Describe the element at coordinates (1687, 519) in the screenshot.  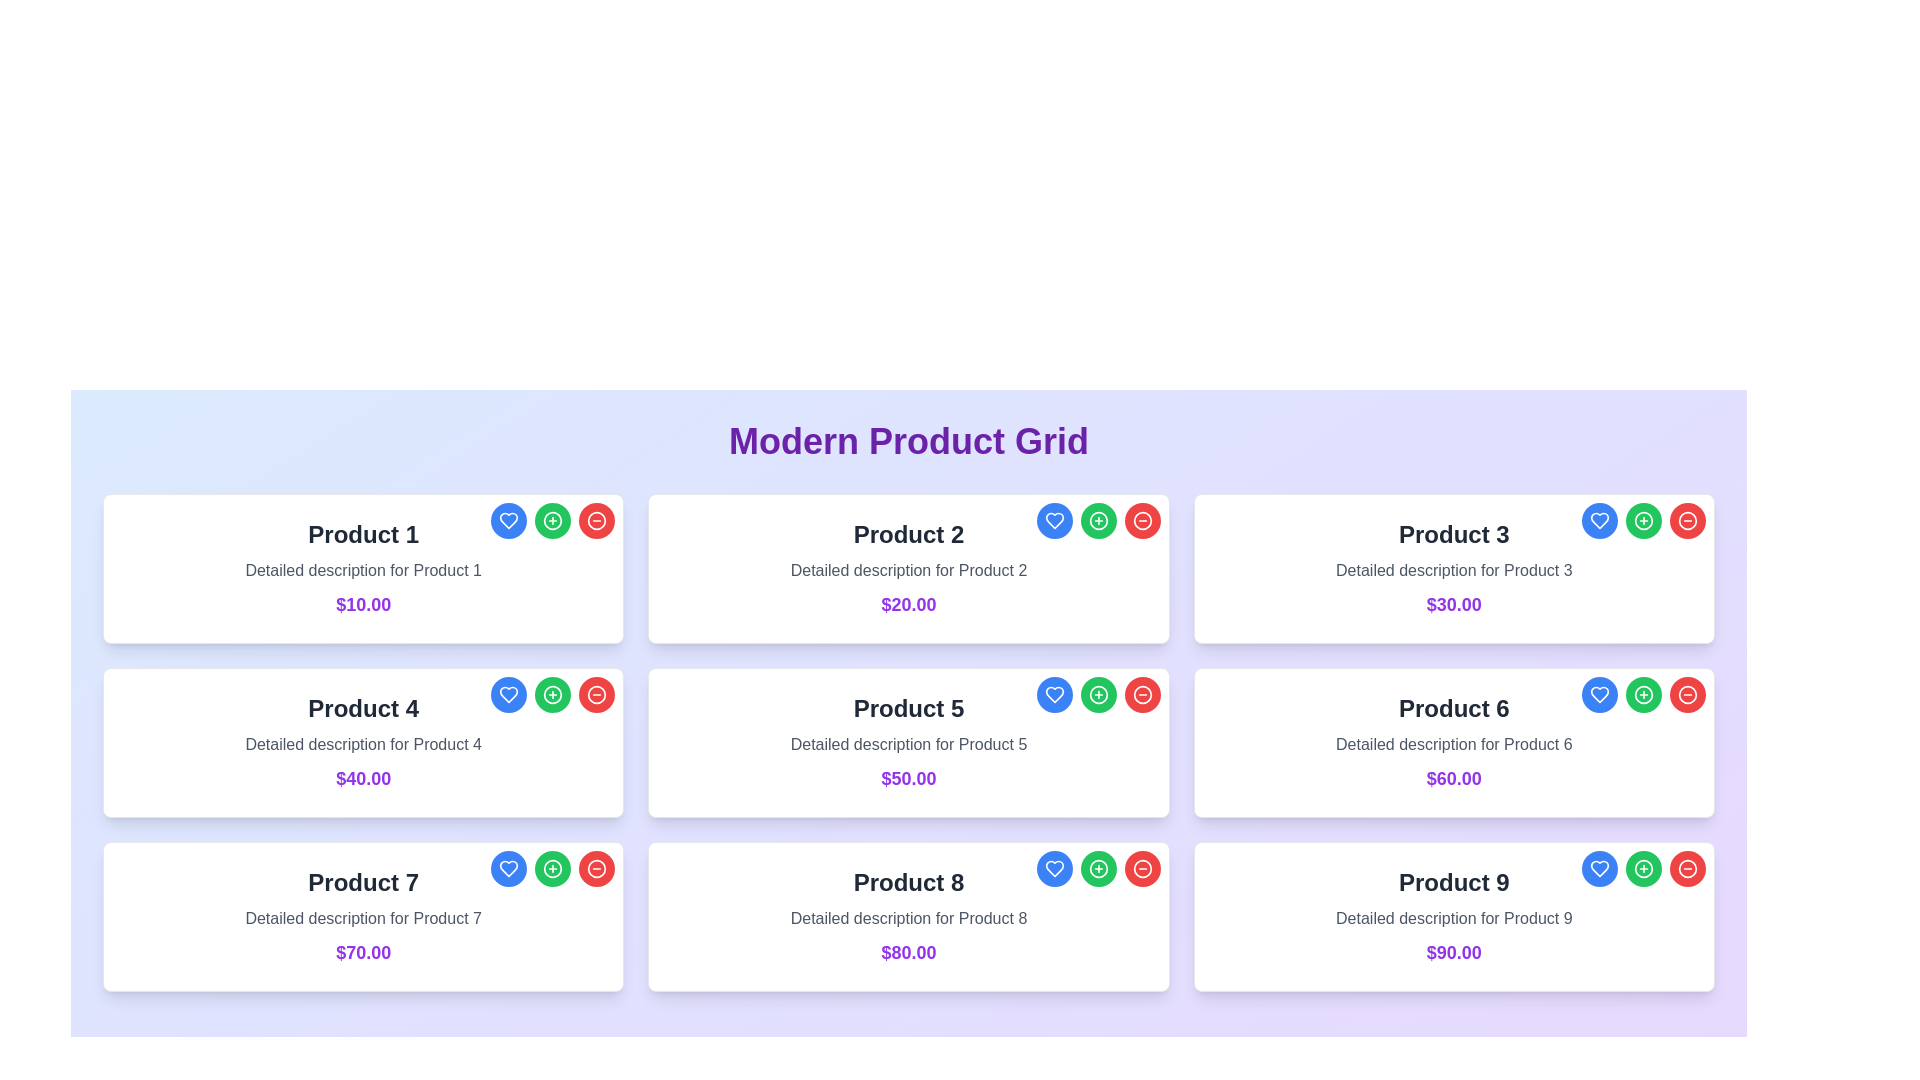
I see `the circular red button with a white minus symbol centered within it, located in the 'Product 3' card in the top-right corner of the grid layout` at that location.